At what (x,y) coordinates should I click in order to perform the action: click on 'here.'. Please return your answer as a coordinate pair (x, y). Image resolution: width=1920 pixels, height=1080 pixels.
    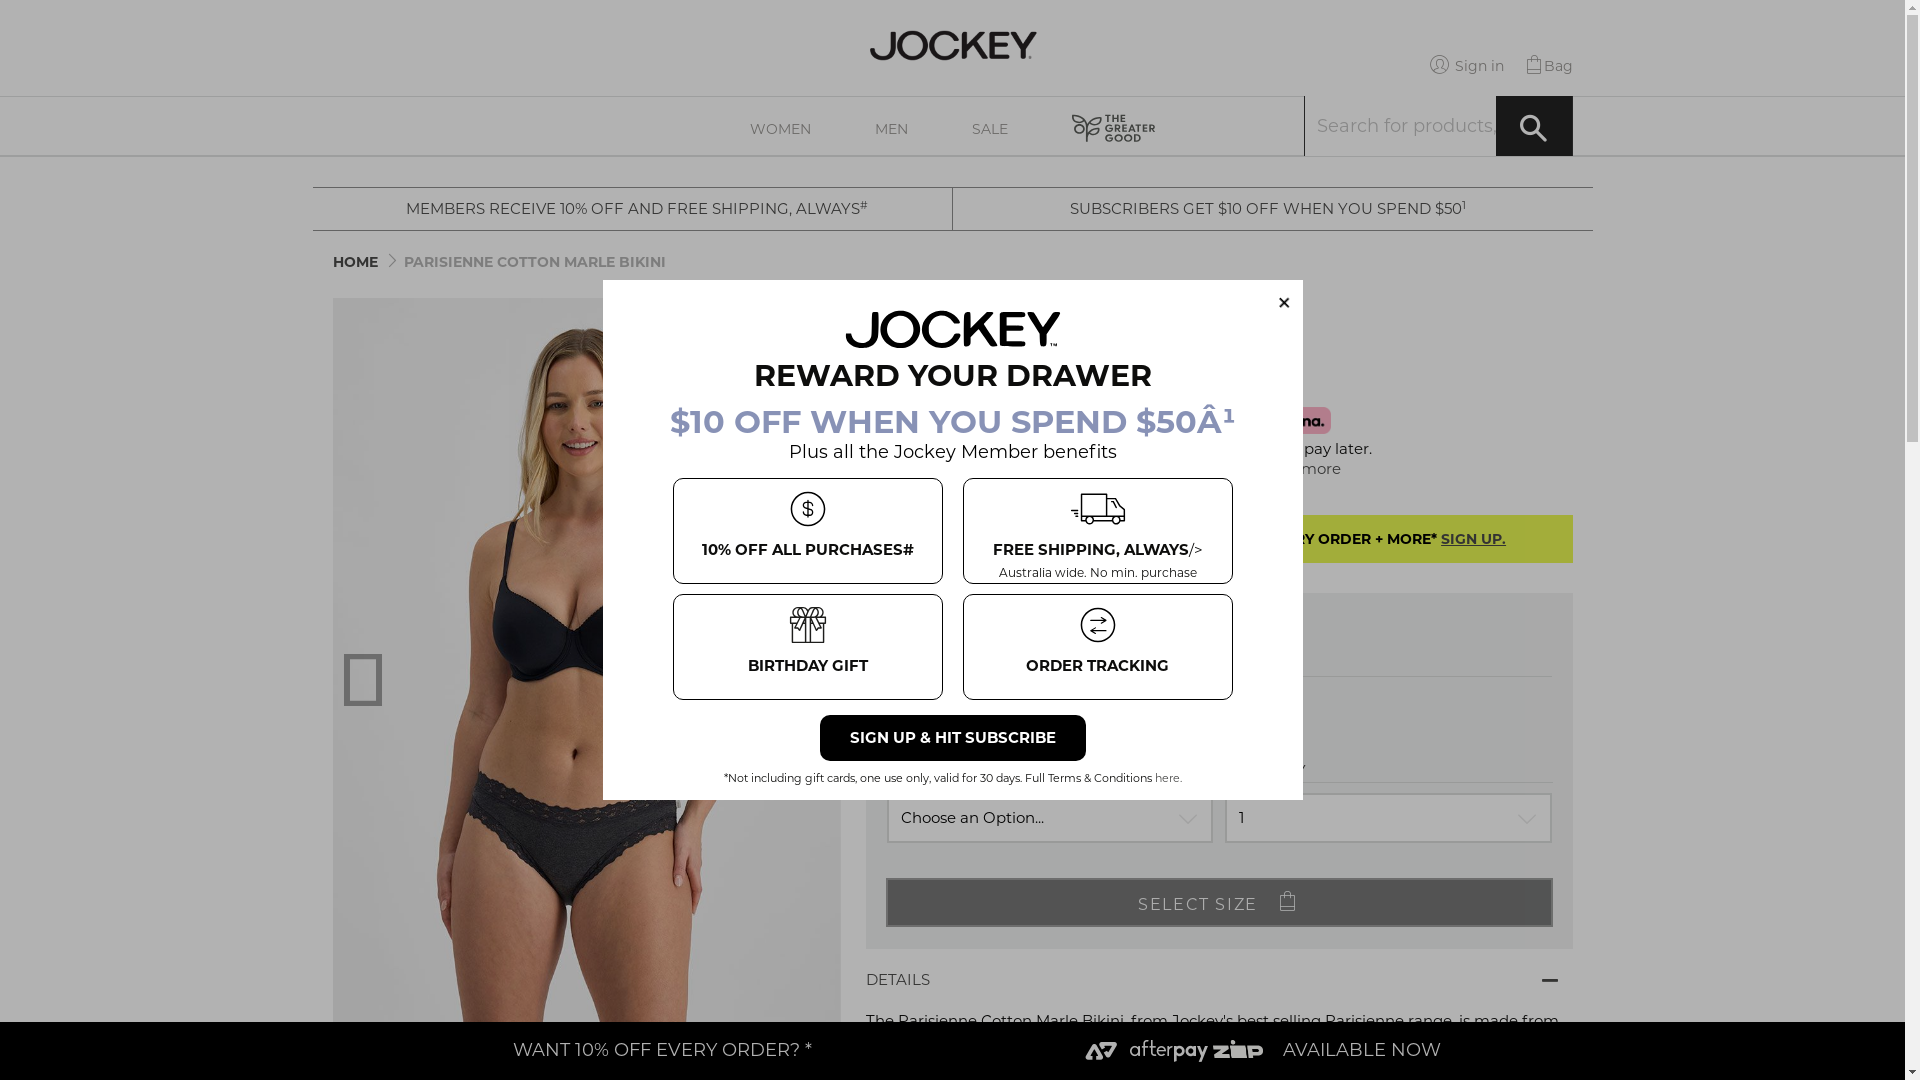
    Looking at the image, I should click on (1153, 777).